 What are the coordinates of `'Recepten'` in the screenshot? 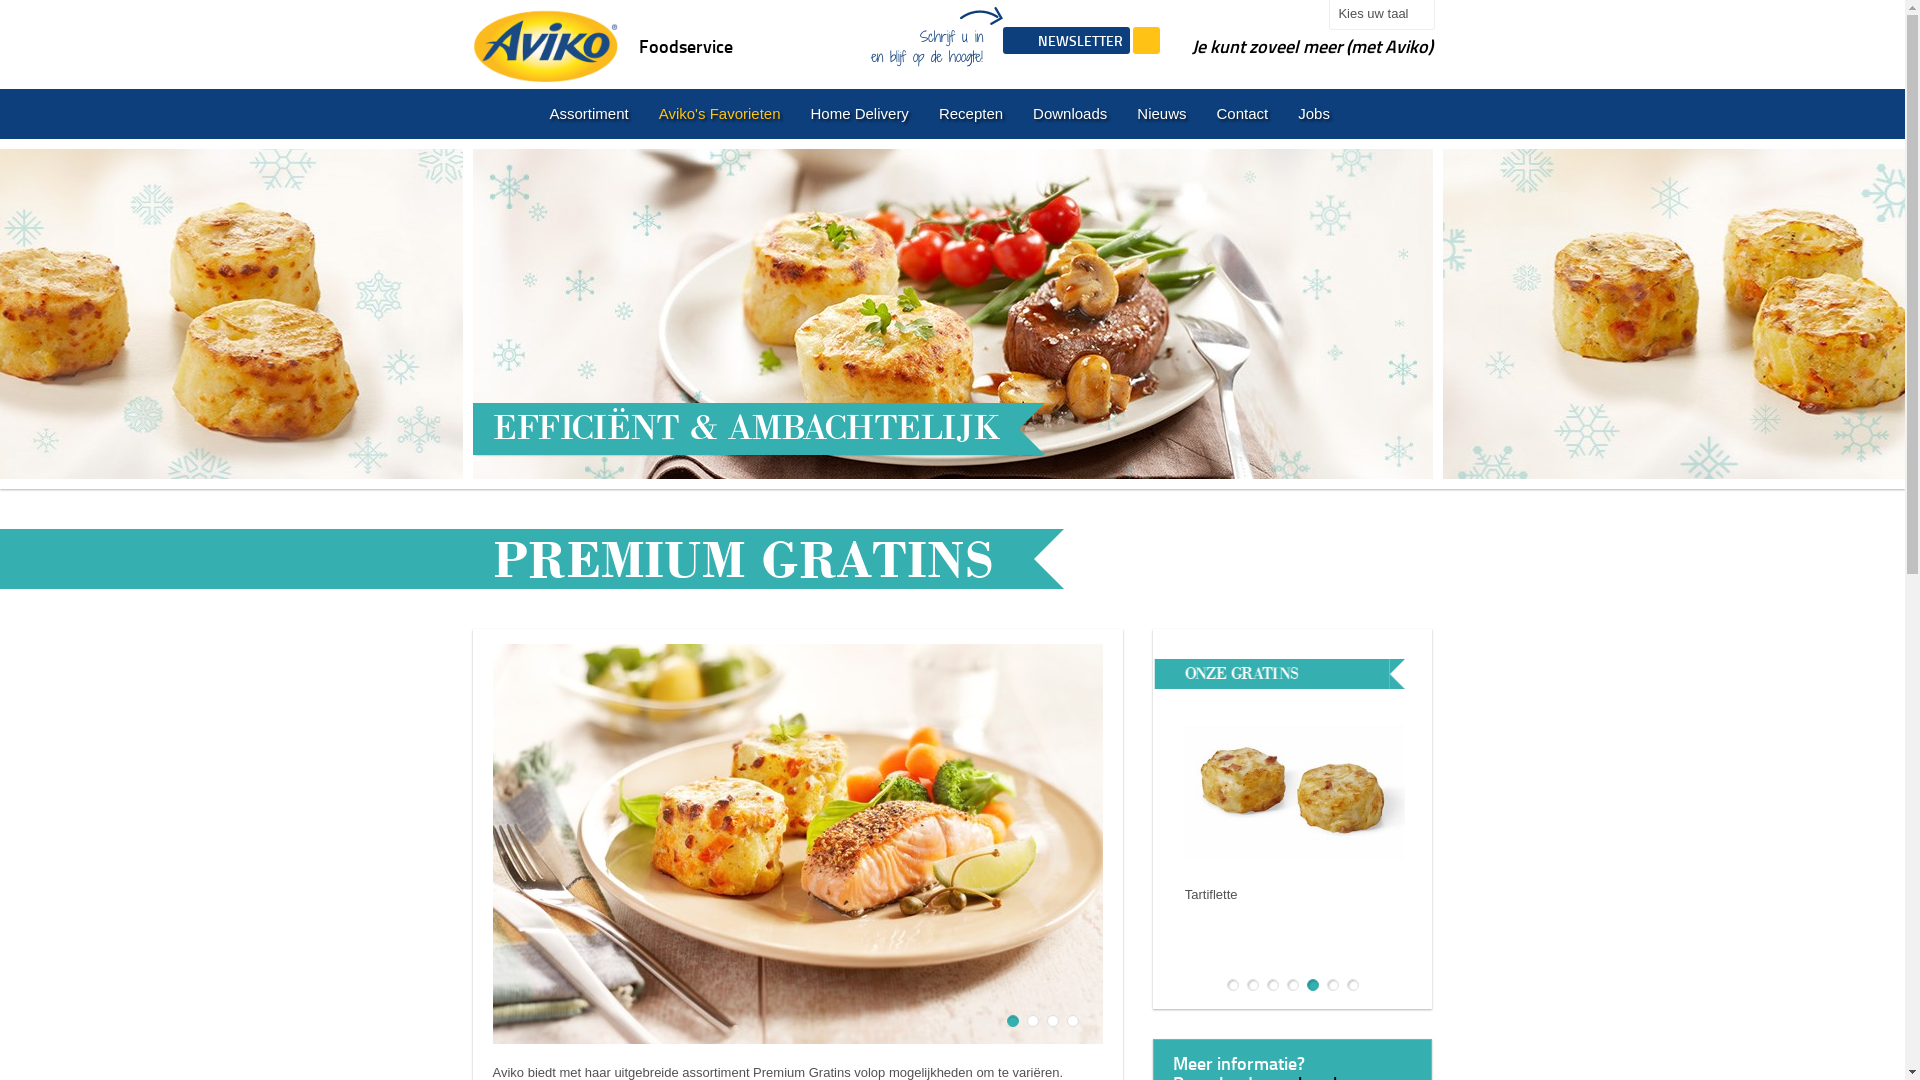 It's located at (970, 114).